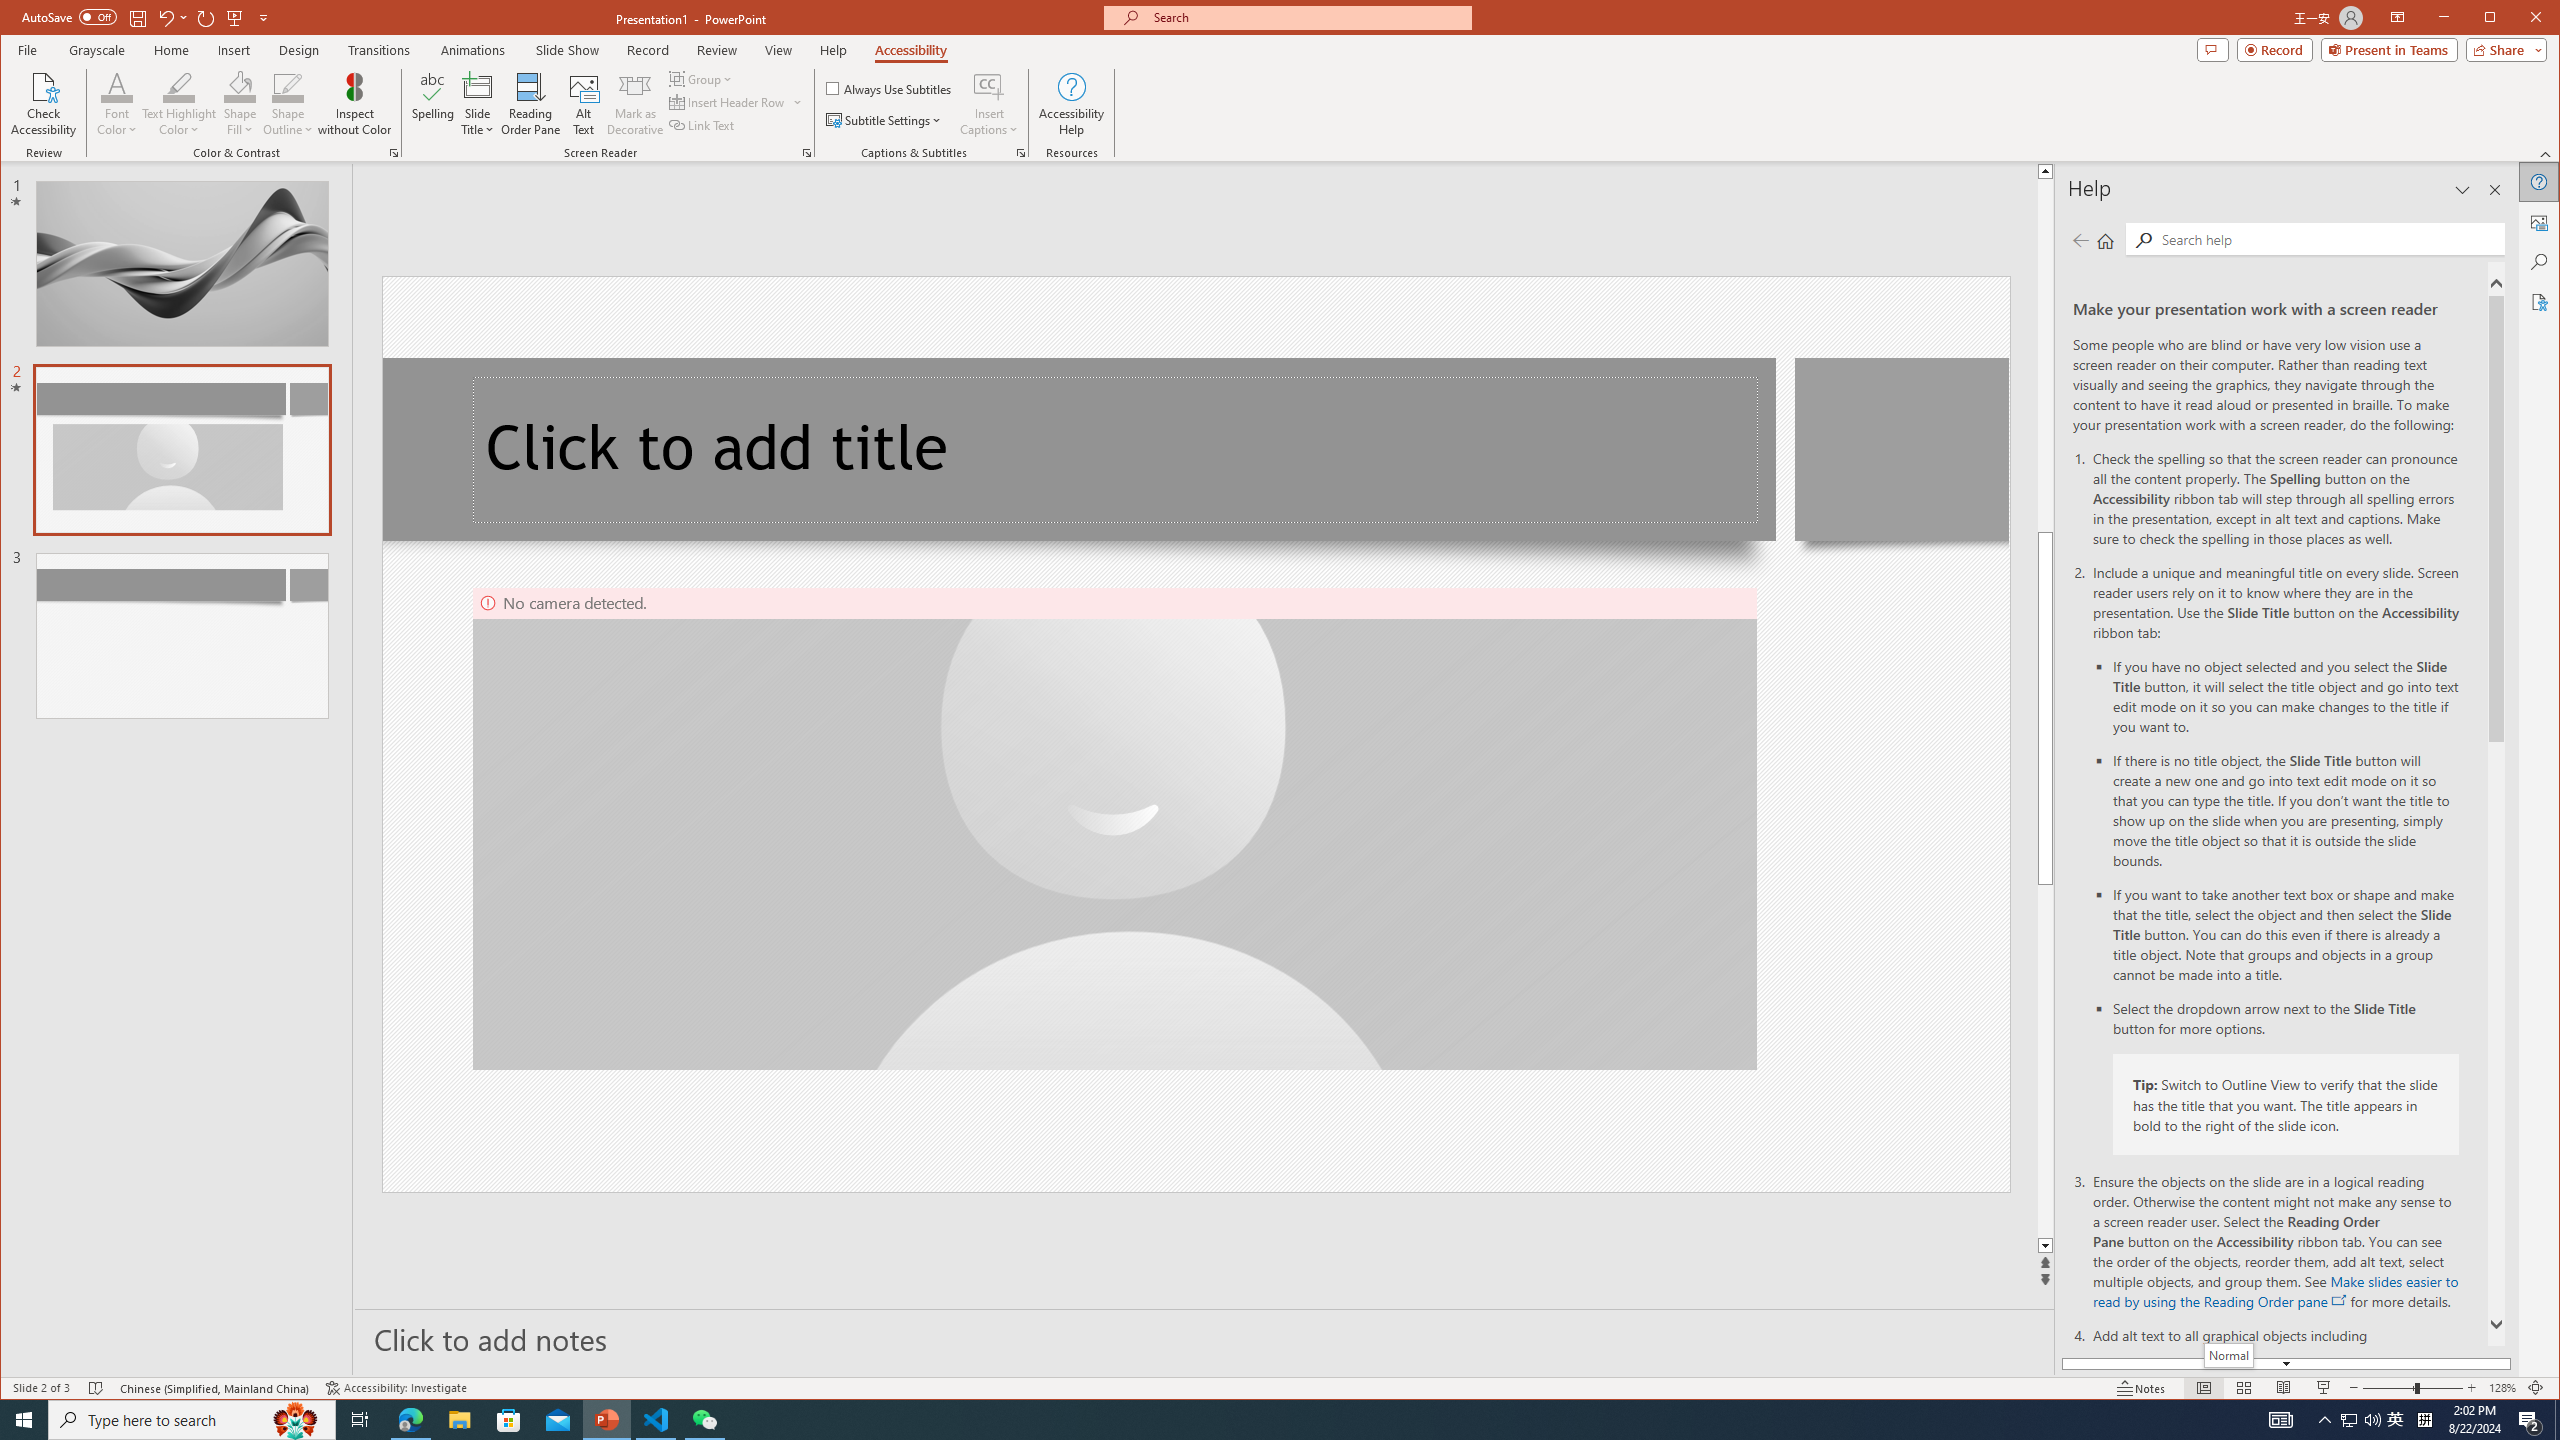 This screenshot has height=1440, width=2560. Describe the element at coordinates (2502, 1387) in the screenshot. I see `'Zoom 128%'` at that location.